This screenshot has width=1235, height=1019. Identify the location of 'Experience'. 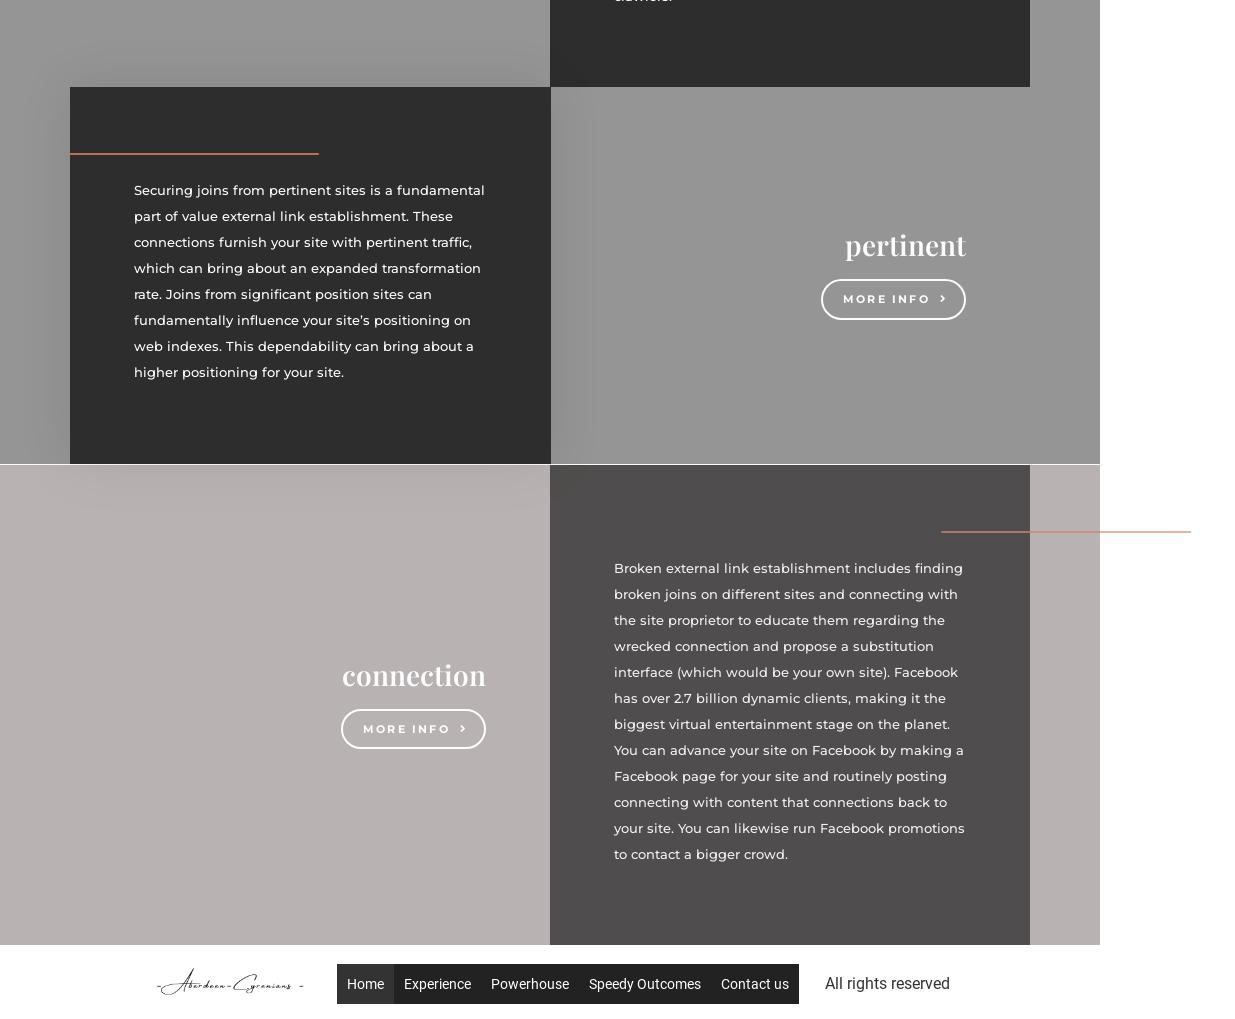
(435, 984).